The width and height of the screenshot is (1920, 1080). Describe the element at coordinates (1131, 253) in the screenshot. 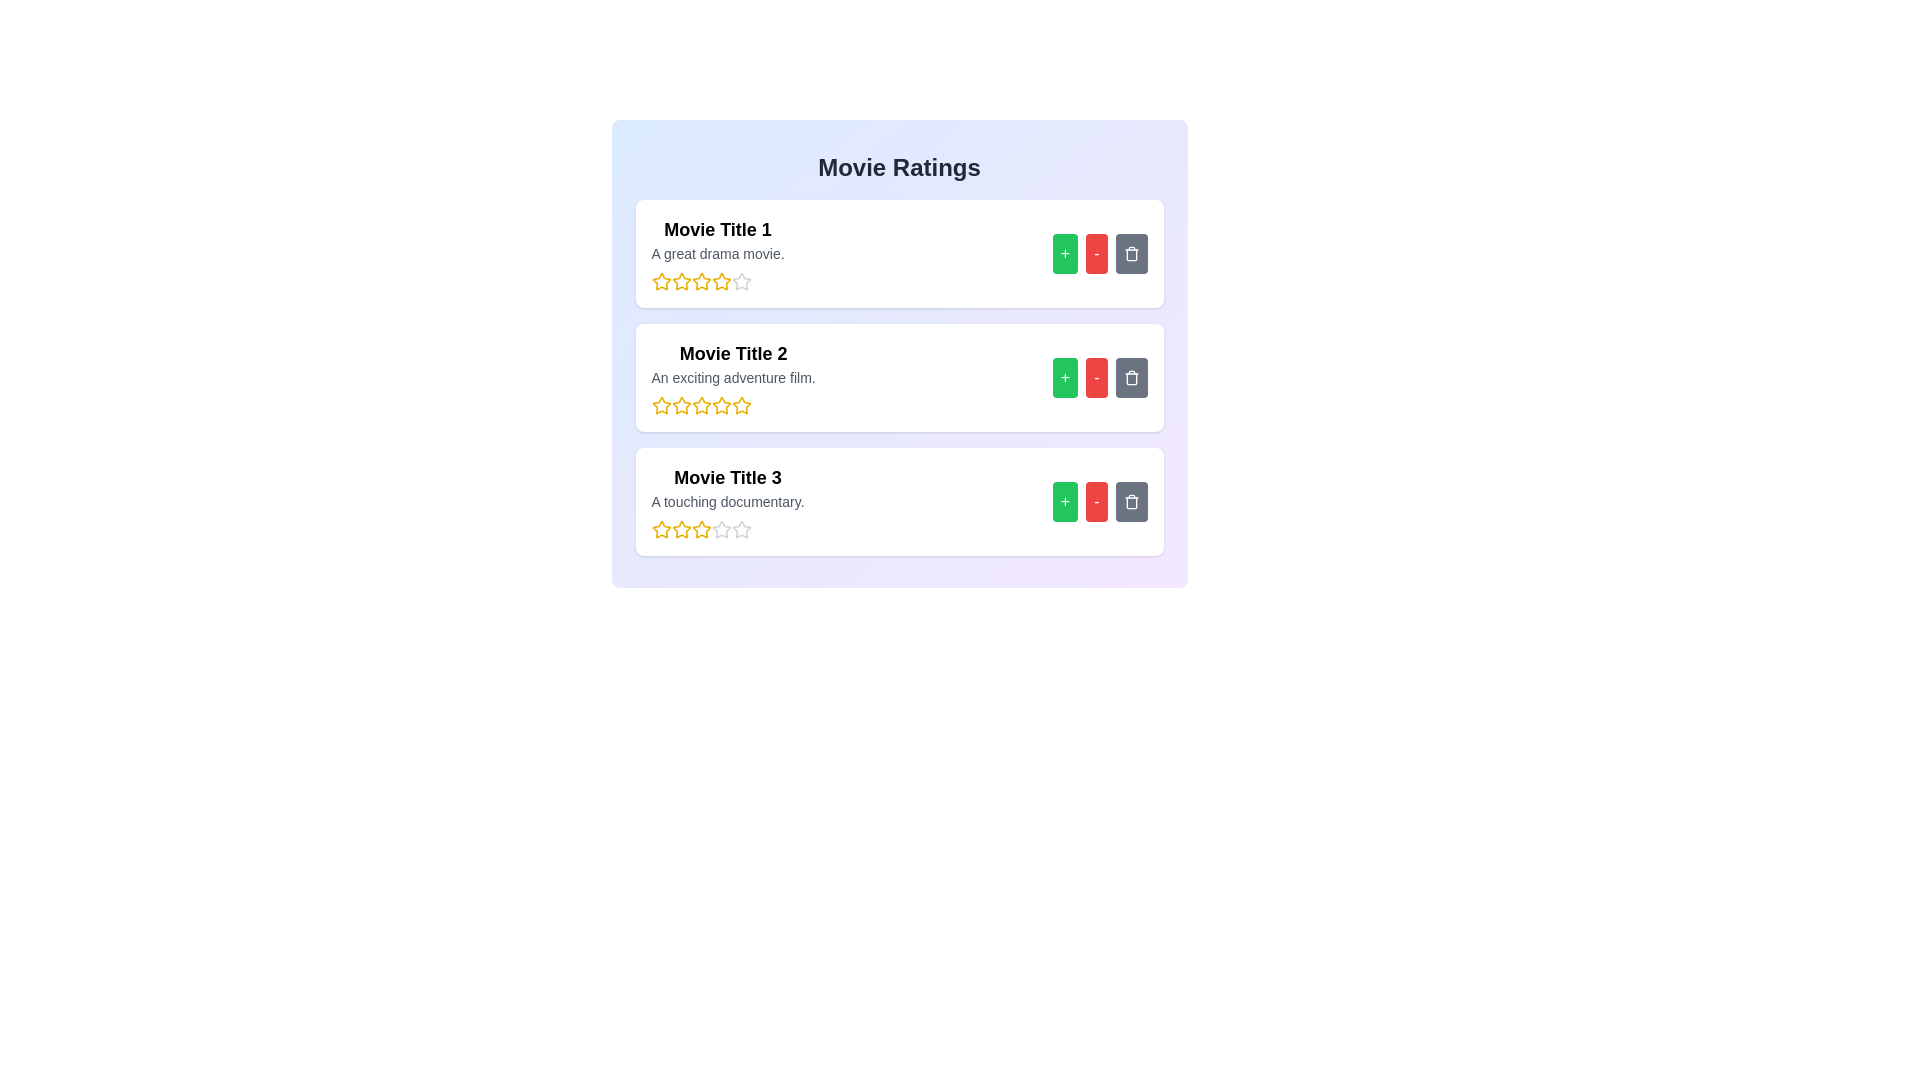

I see `trash icon for the movie titled Movie Title 1 to remove it from the list` at that location.